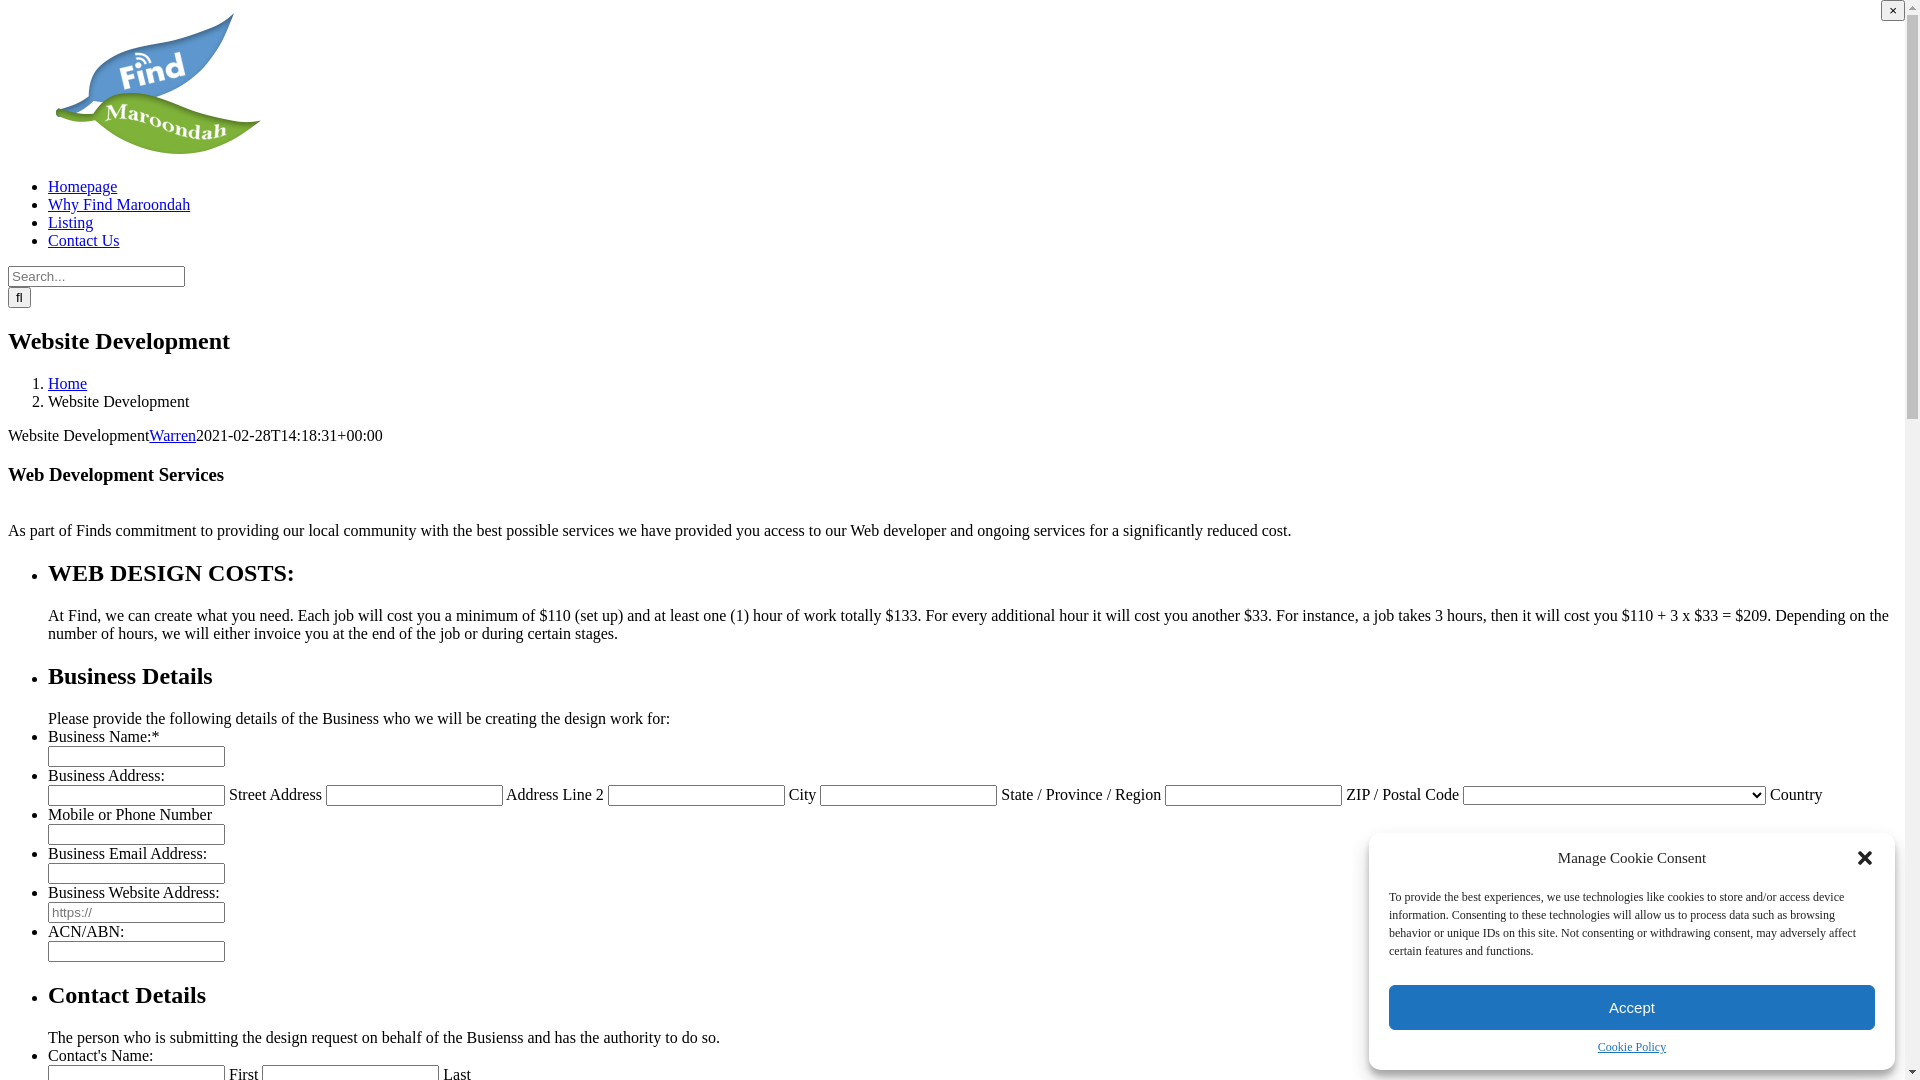 This screenshot has width=1920, height=1080. I want to click on 'Homepage', so click(81, 186).